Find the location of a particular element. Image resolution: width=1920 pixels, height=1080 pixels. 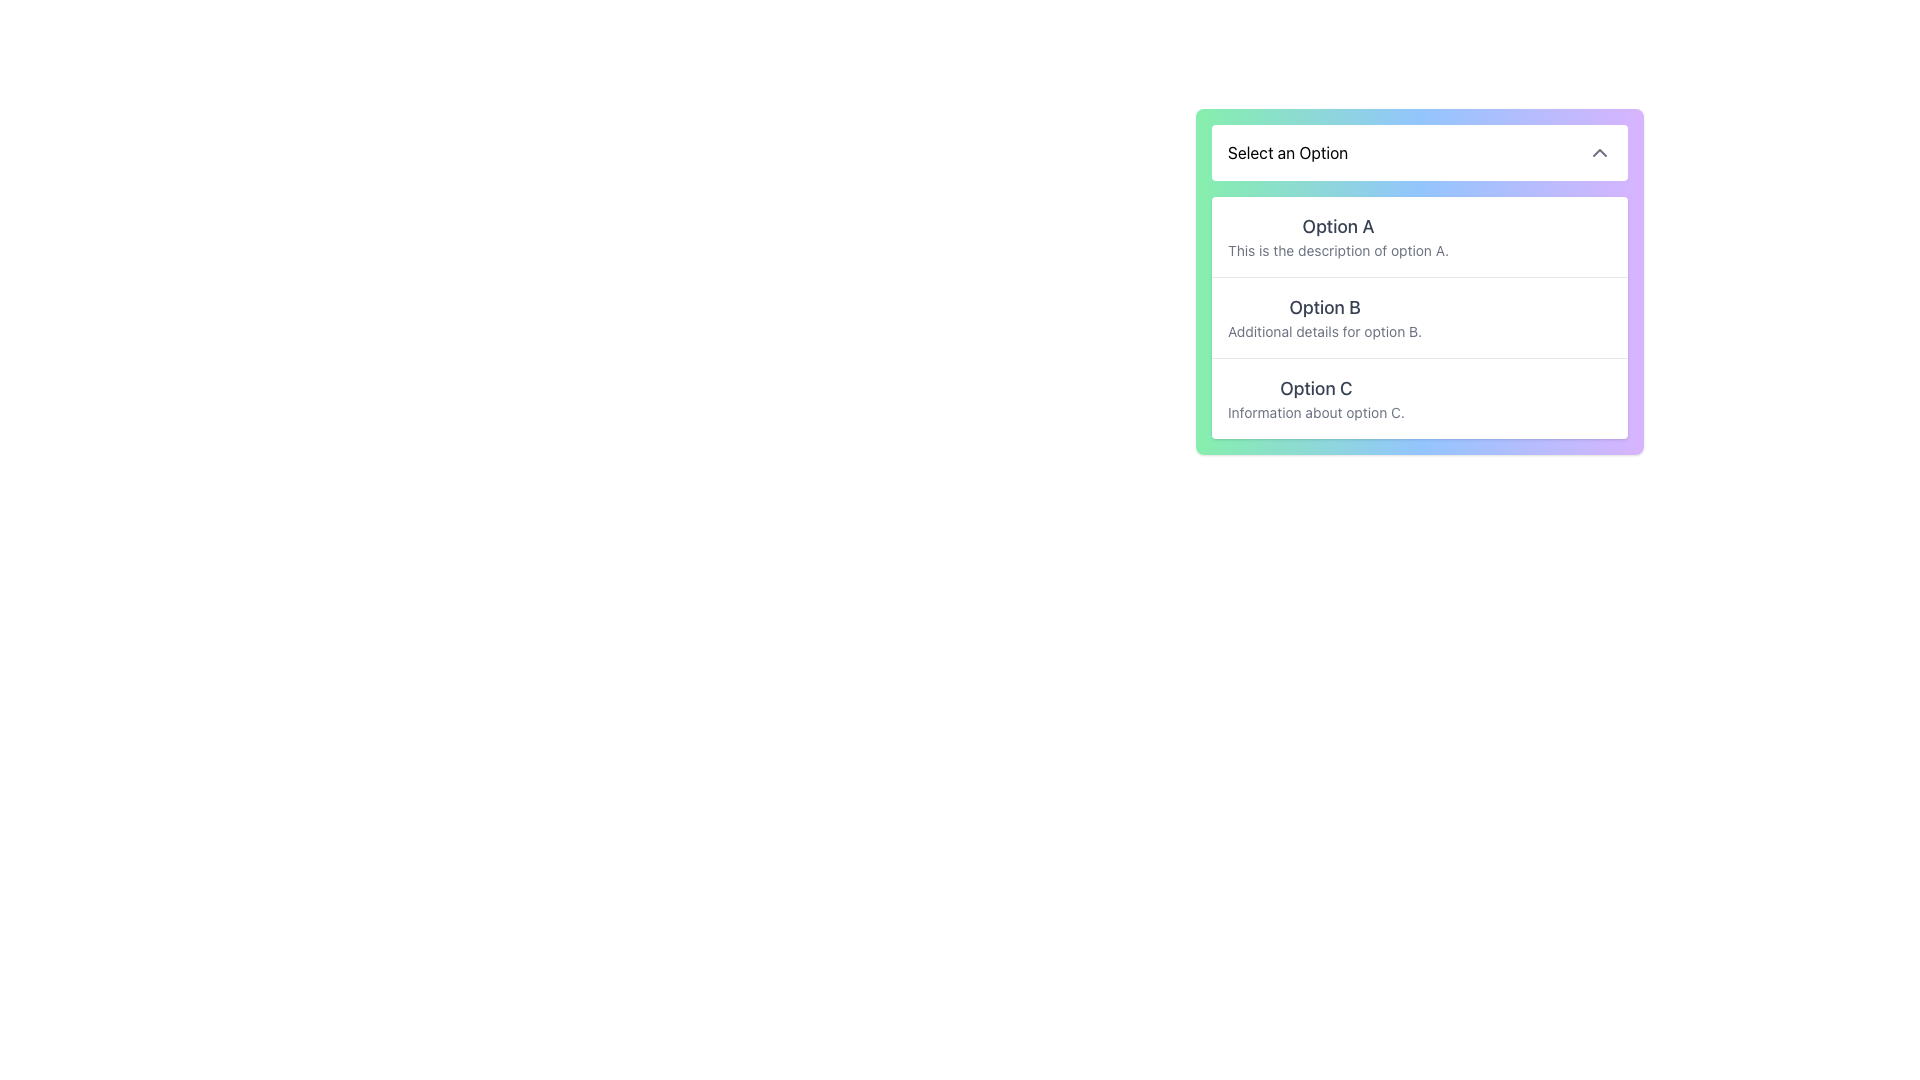

the text block labeled 'Option B' is located at coordinates (1324, 316).